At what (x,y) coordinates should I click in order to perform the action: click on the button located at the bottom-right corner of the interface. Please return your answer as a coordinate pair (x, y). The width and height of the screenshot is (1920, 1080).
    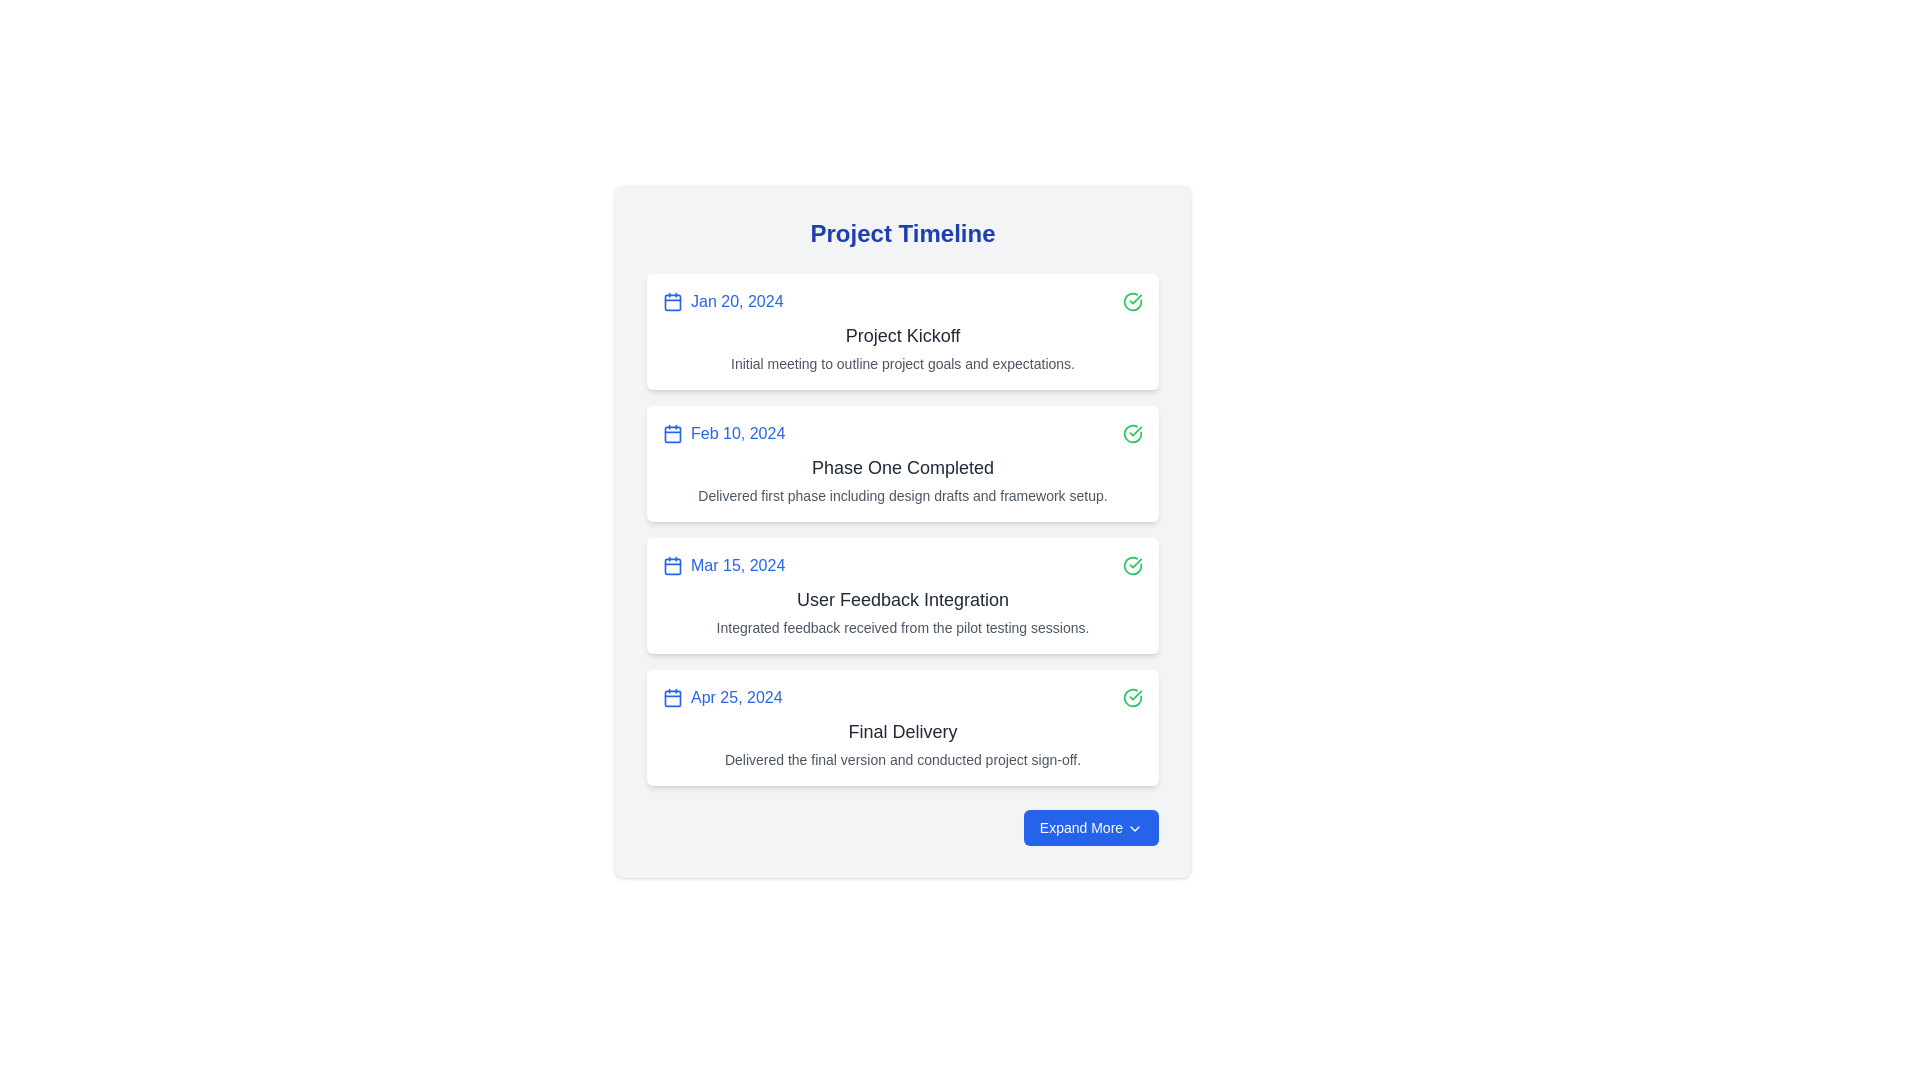
    Looking at the image, I should click on (1090, 828).